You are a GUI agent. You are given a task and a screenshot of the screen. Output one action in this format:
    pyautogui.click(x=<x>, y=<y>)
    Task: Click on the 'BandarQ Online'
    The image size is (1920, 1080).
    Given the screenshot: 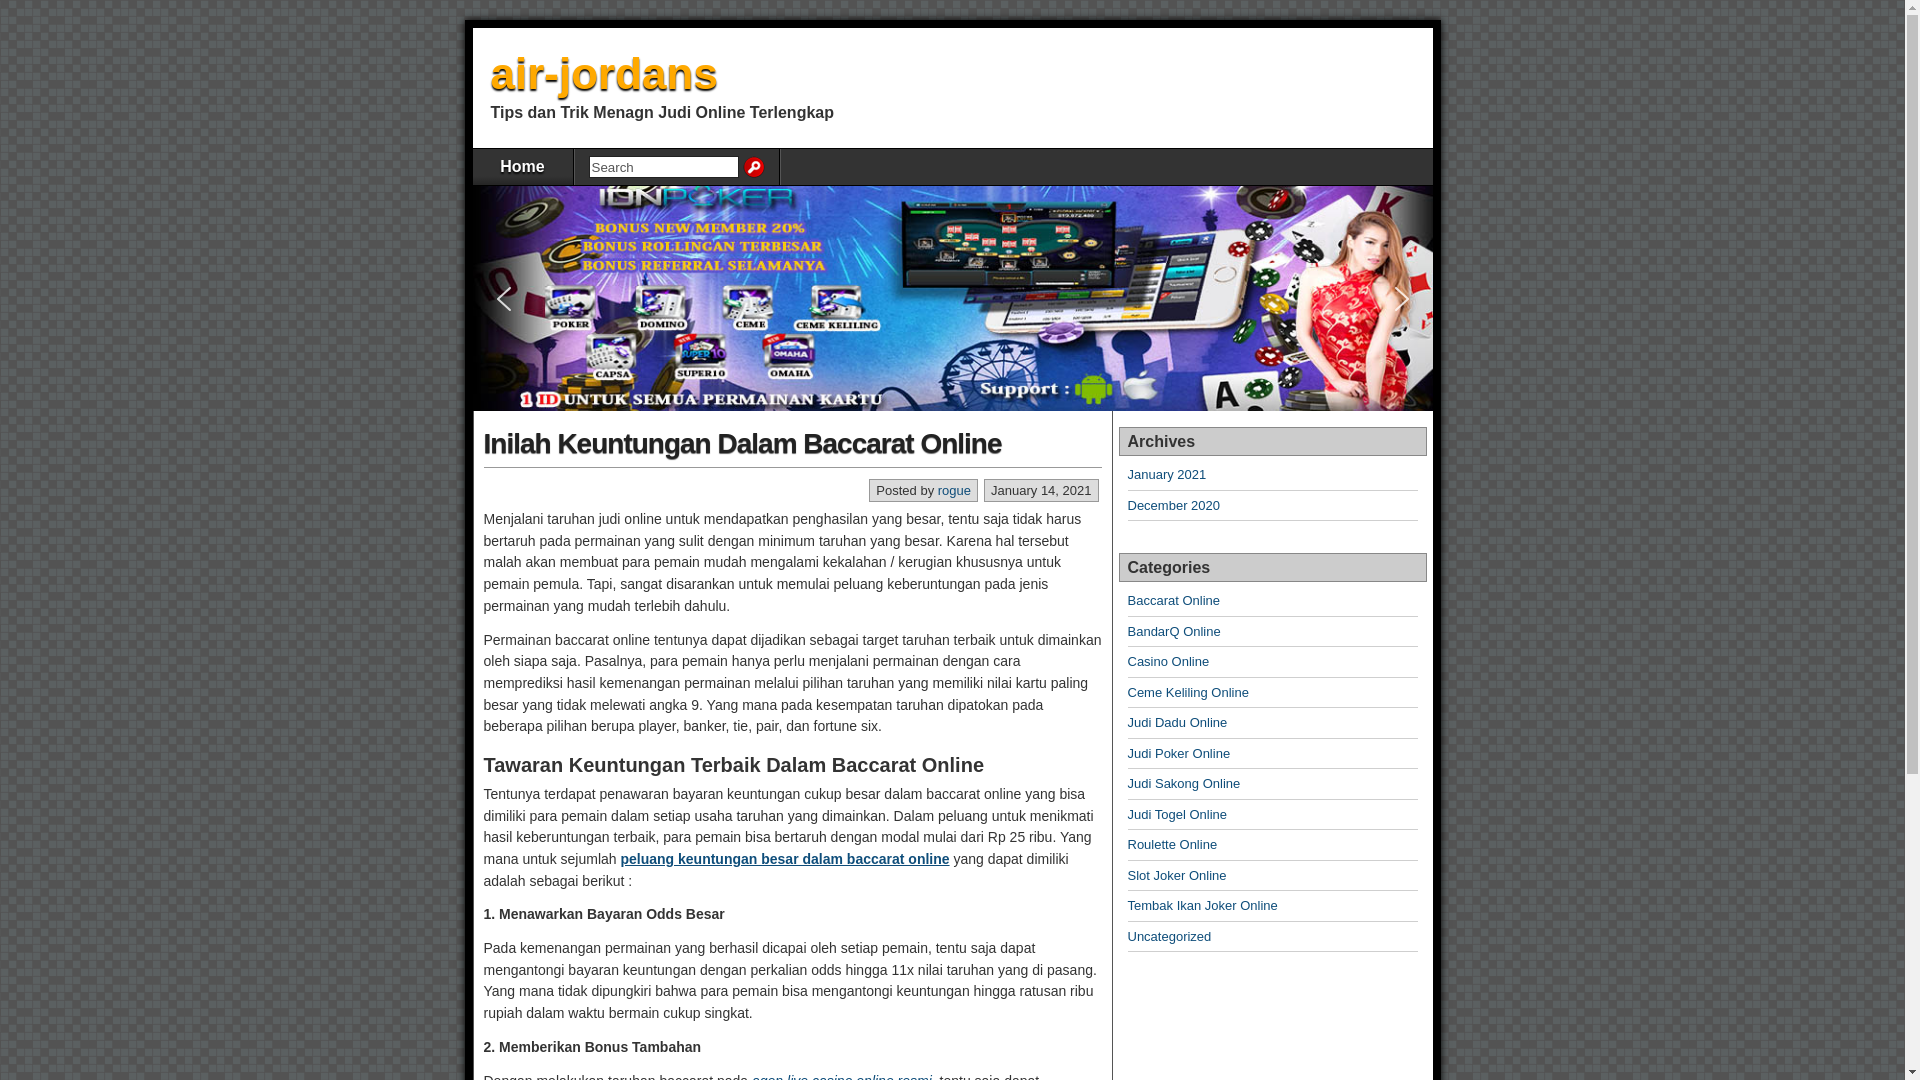 What is the action you would take?
    pyautogui.click(x=1174, y=631)
    